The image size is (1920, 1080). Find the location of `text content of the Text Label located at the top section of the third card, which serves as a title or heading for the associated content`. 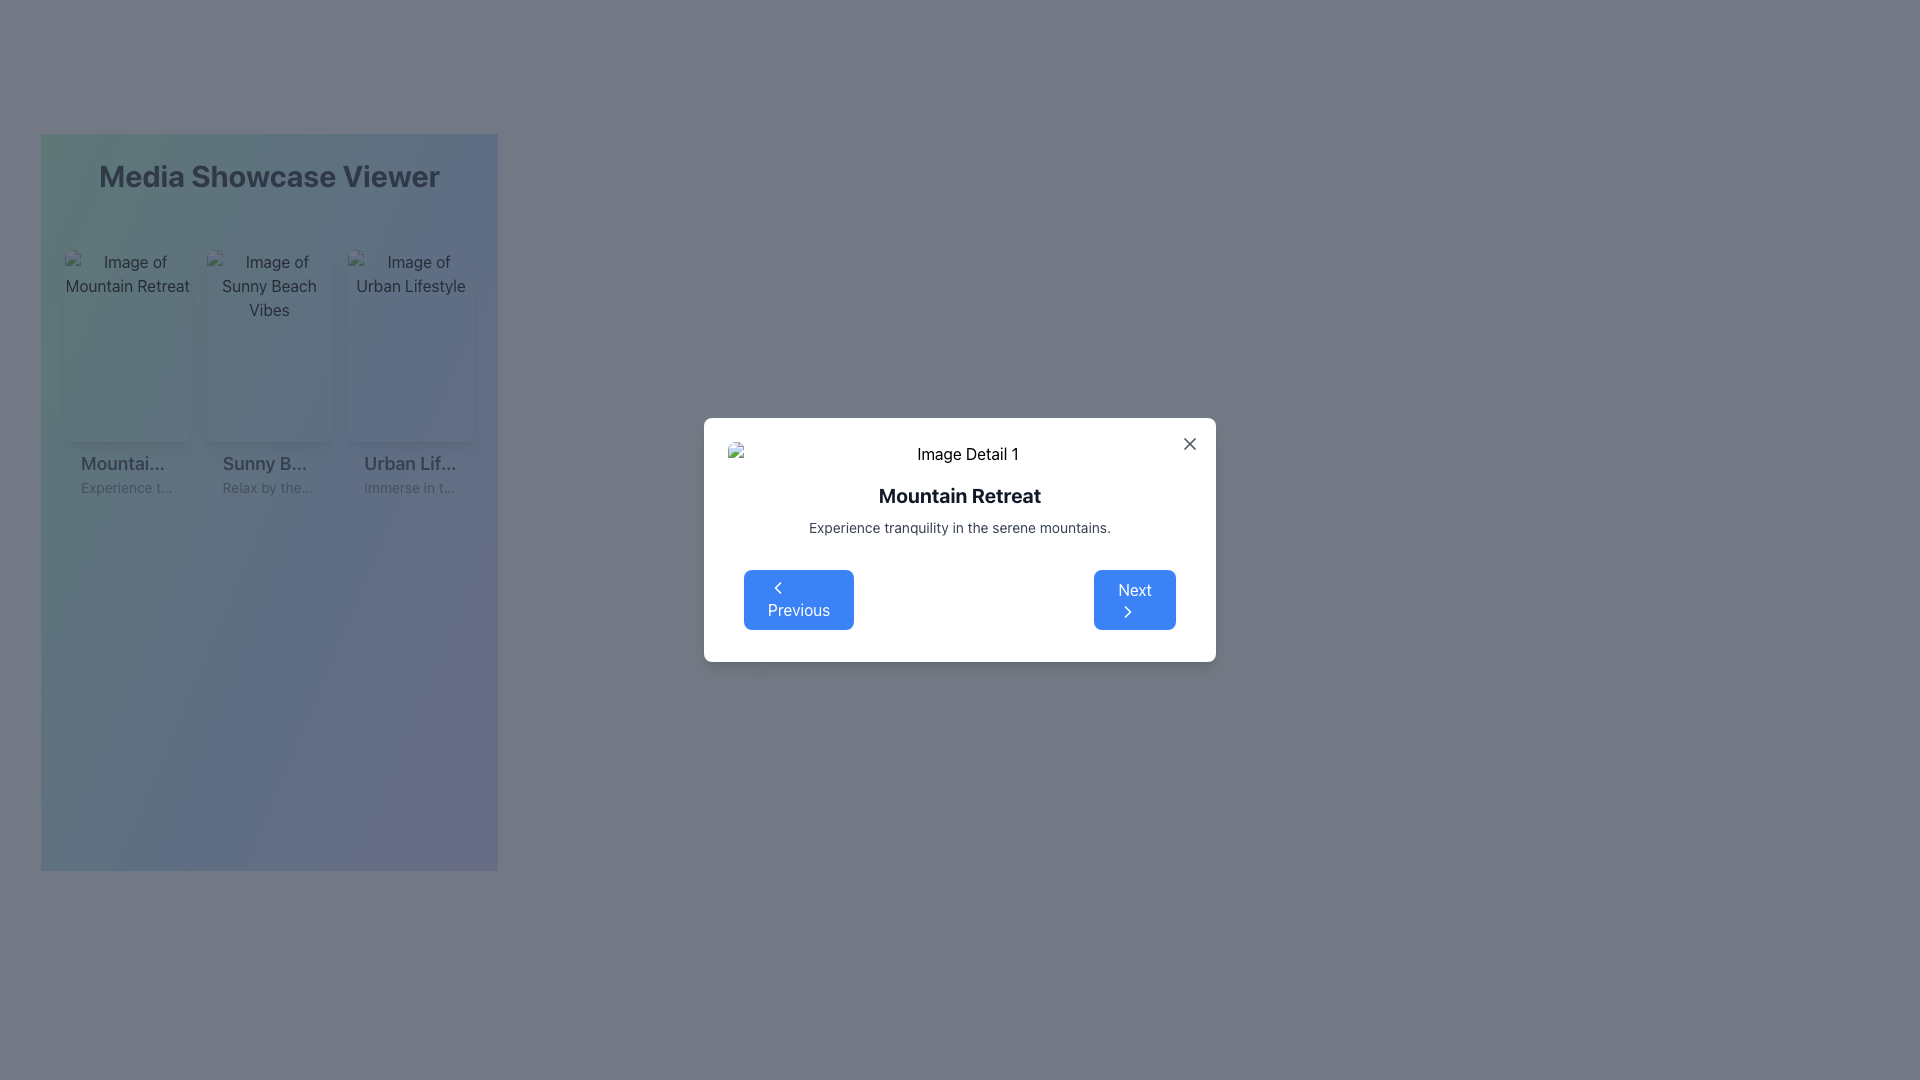

text content of the Text Label located at the top section of the third card, which serves as a title or heading for the associated content is located at coordinates (410, 463).